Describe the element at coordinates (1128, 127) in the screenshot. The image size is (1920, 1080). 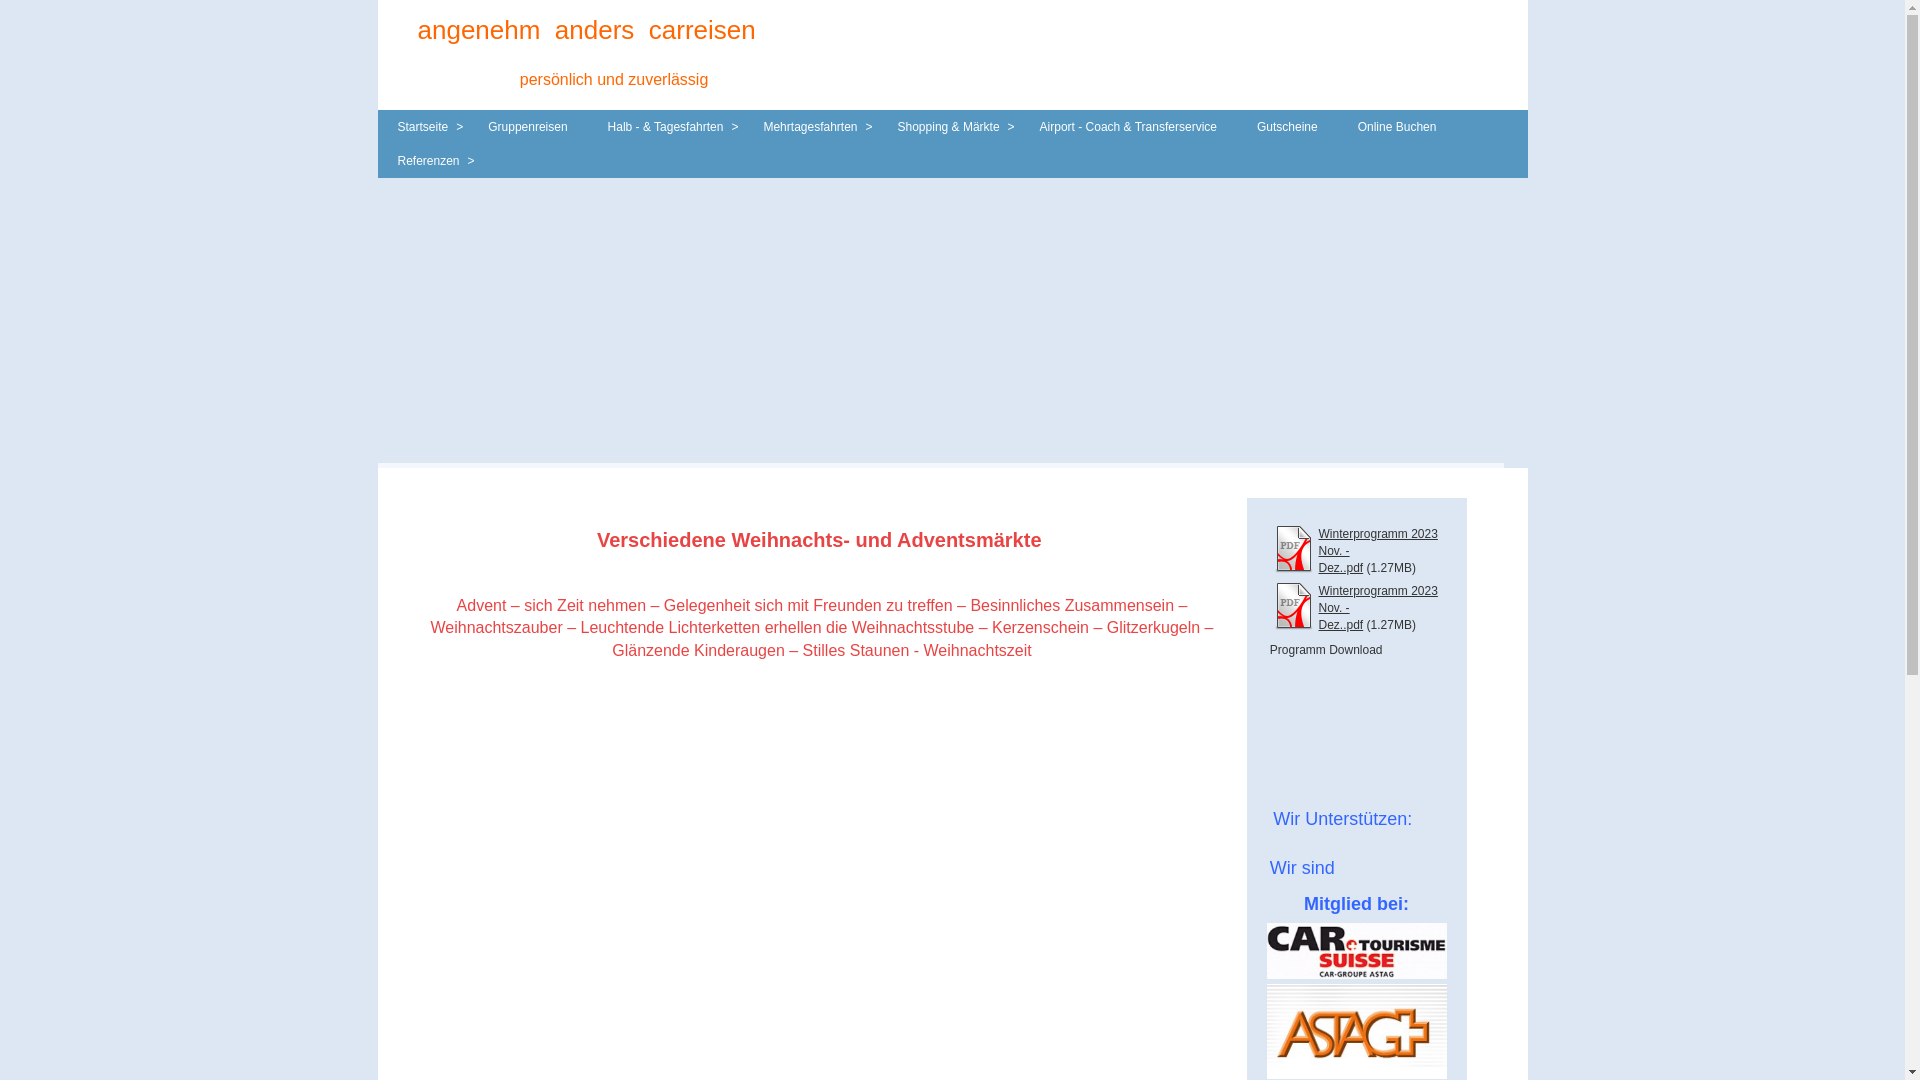
I see `'Airport - Coach & Transferservice'` at that location.